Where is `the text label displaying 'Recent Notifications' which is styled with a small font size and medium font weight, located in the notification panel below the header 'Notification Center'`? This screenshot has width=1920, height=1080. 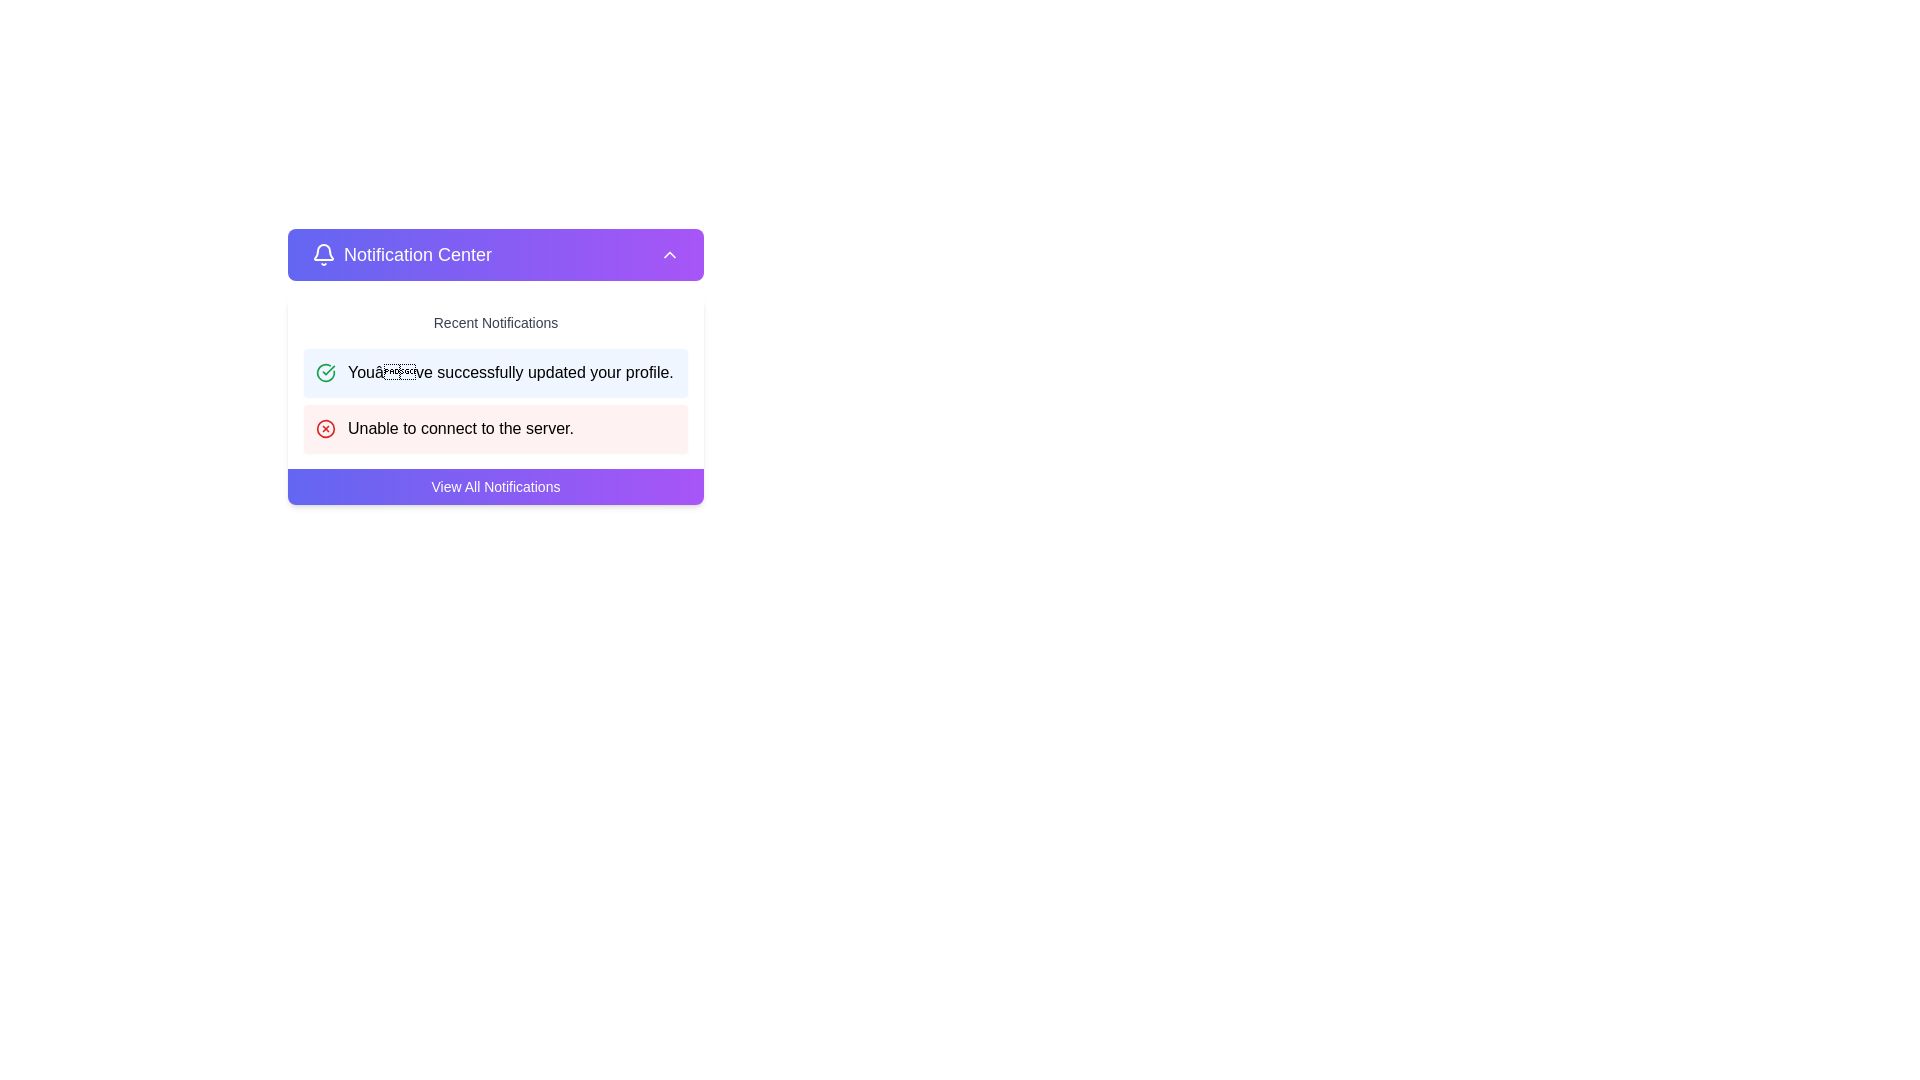
the text label displaying 'Recent Notifications' which is styled with a small font size and medium font weight, located in the notification panel below the header 'Notification Center' is located at coordinates (495, 315).